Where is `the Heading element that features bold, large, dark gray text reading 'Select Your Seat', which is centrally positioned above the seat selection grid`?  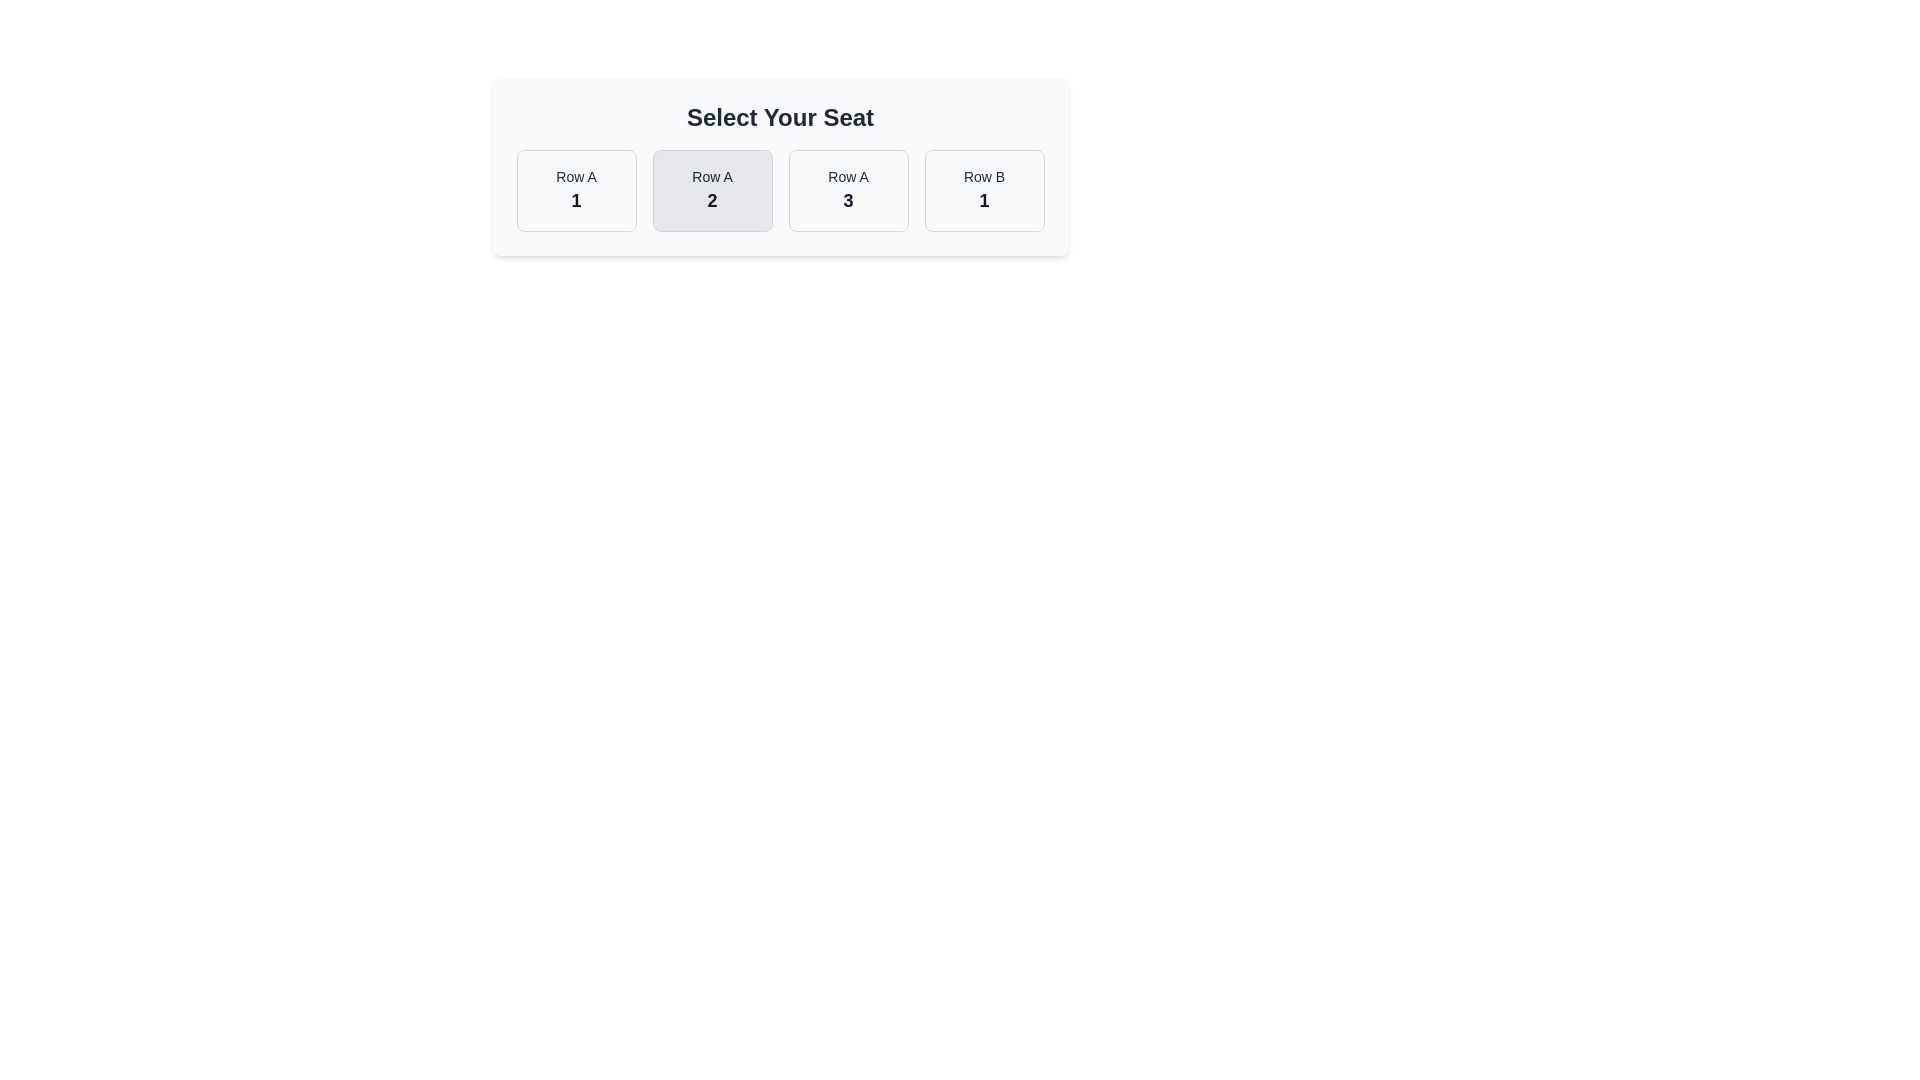 the Heading element that features bold, large, dark gray text reading 'Select Your Seat', which is centrally positioned above the seat selection grid is located at coordinates (779, 118).